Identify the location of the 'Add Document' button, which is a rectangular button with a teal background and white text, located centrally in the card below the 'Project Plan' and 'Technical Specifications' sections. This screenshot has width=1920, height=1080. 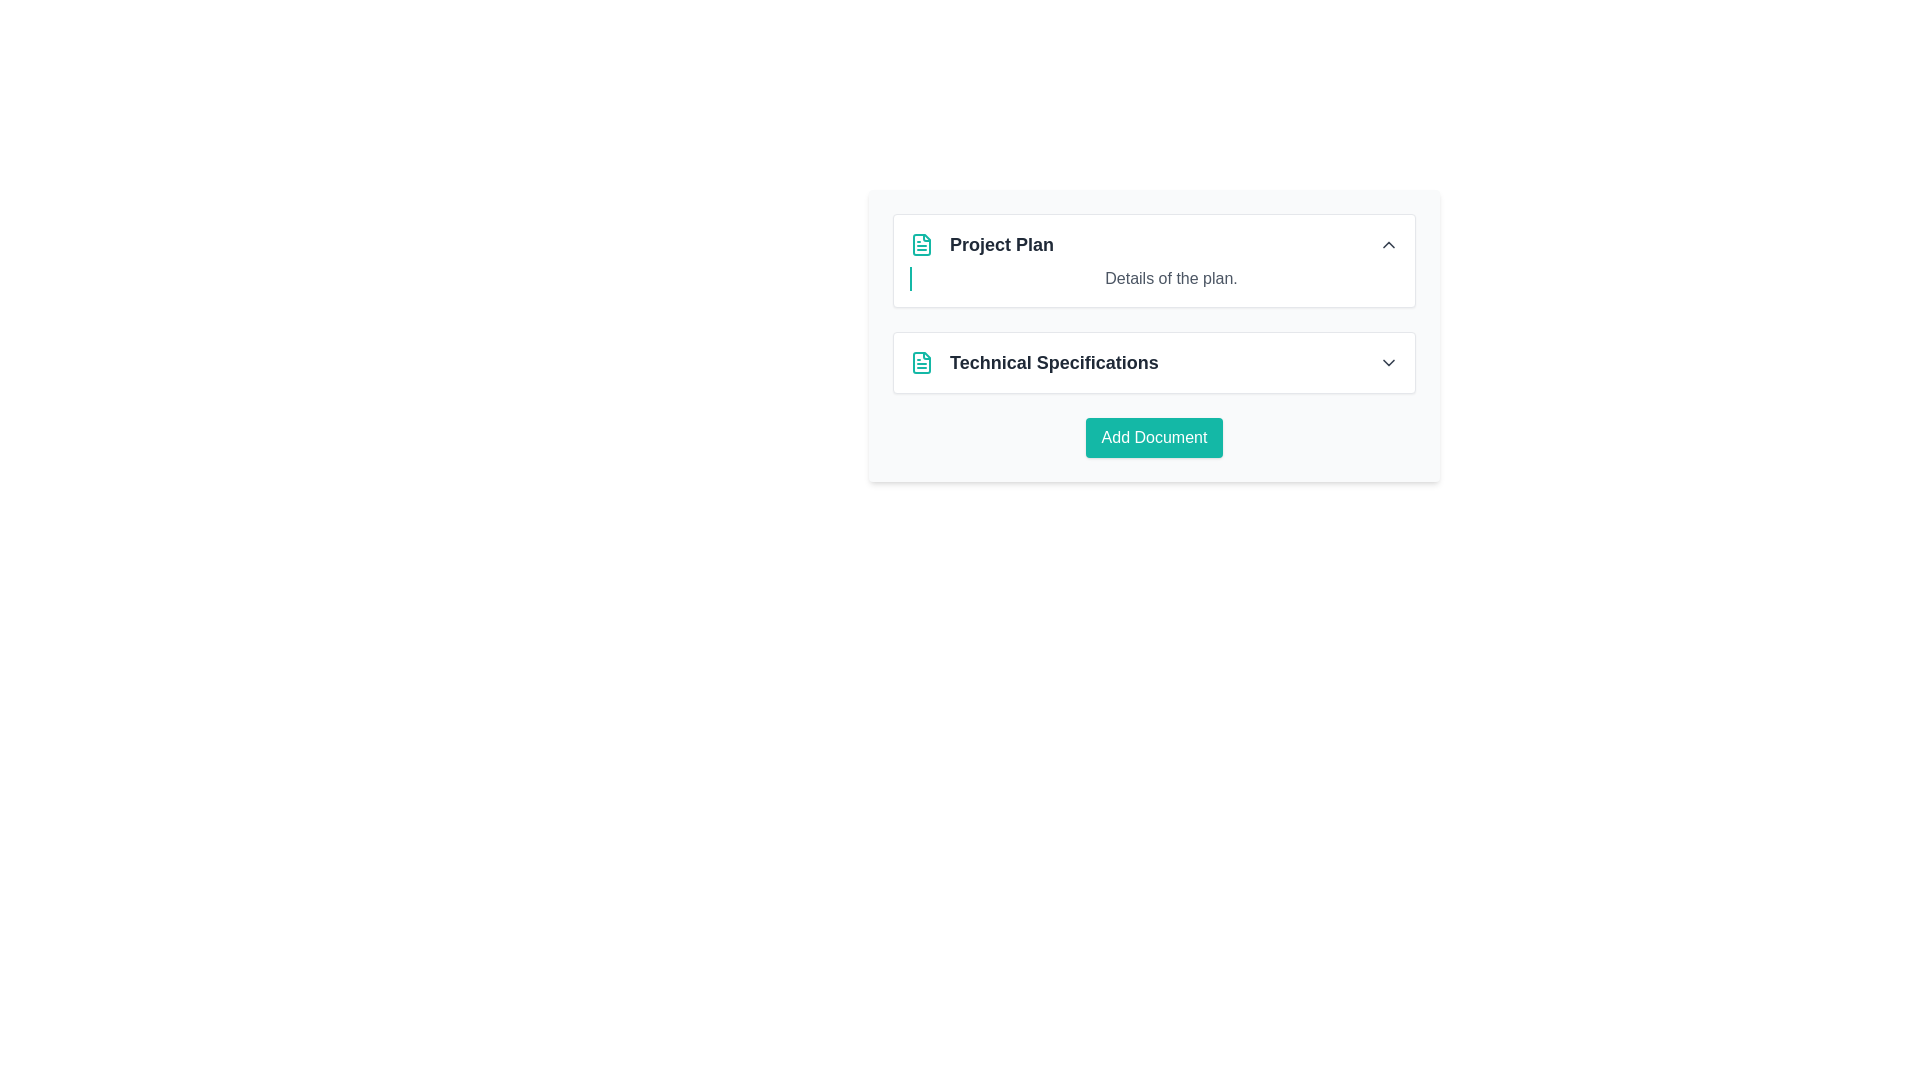
(1154, 437).